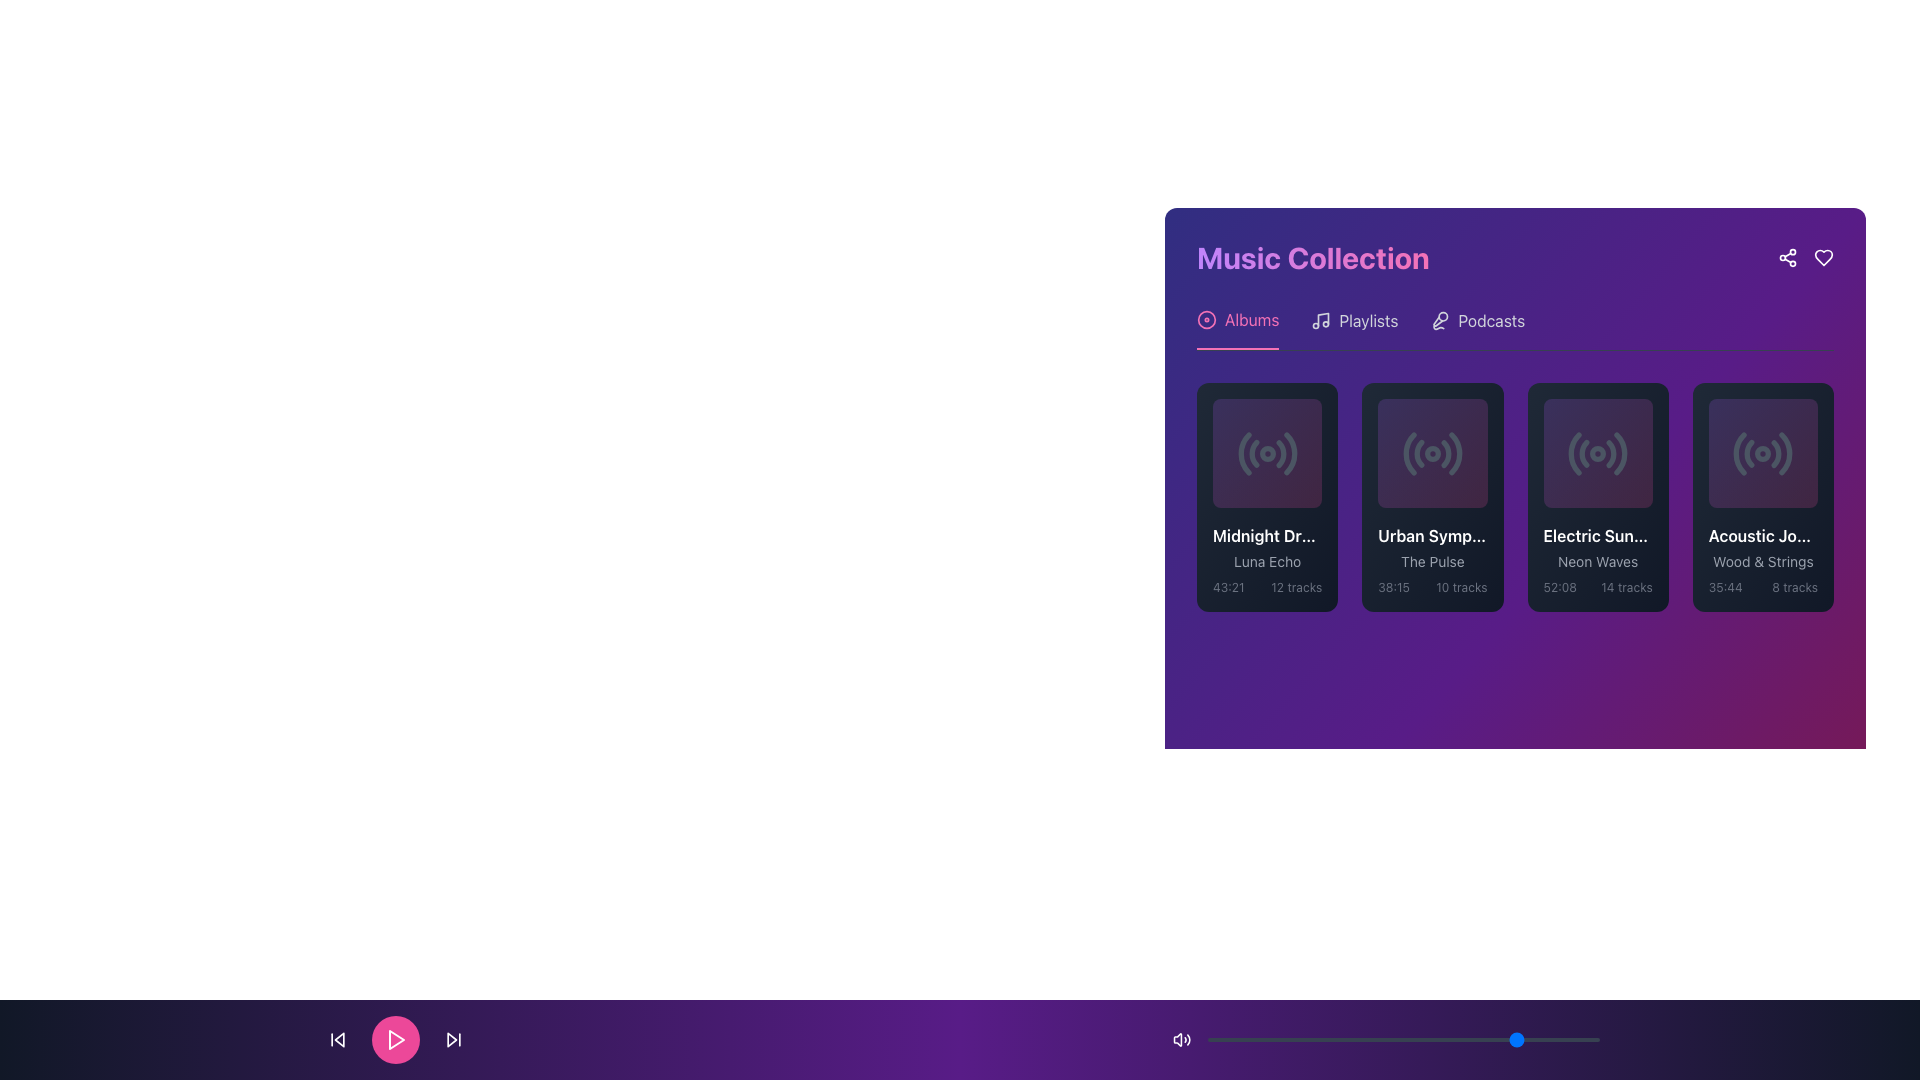 Image resolution: width=1920 pixels, height=1080 pixels. What do you see at coordinates (1764, 453) in the screenshot?
I see `the Play Symbol icon located in the fourth playlist card of the Music Collection section for reordering` at bounding box center [1764, 453].